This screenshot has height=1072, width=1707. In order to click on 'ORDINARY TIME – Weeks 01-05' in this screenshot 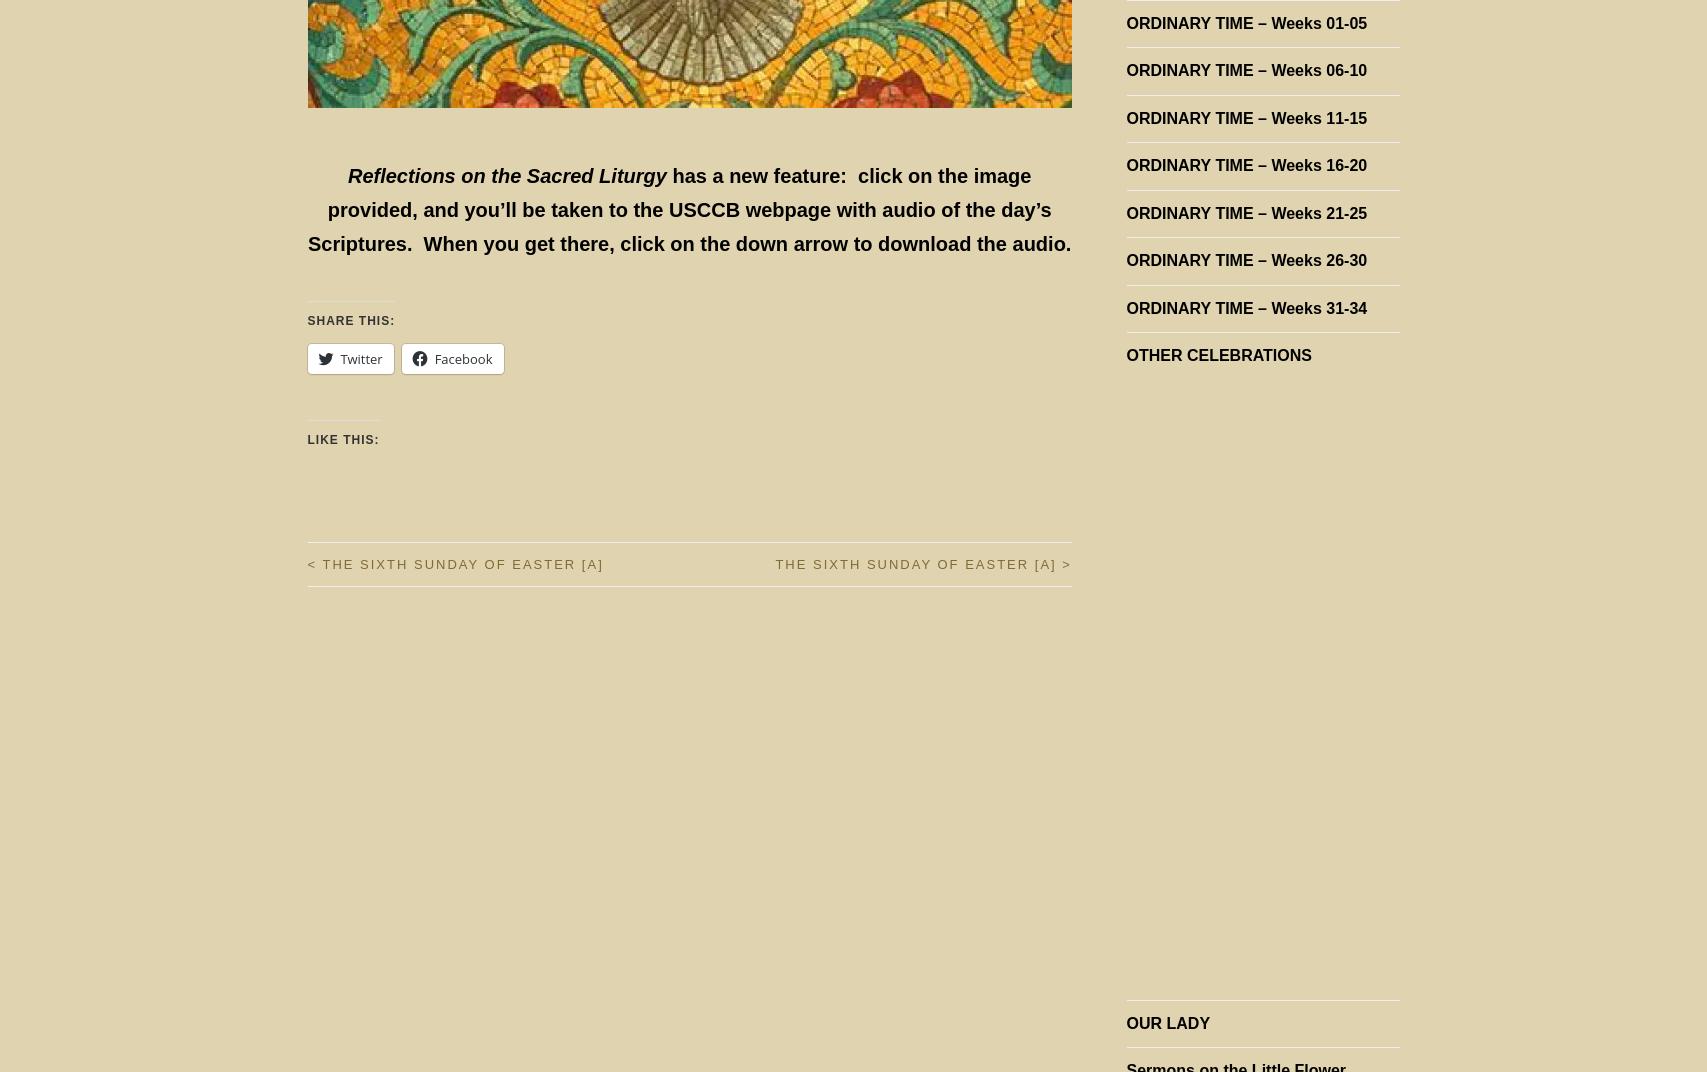, I will do `click(1245, 22)`.